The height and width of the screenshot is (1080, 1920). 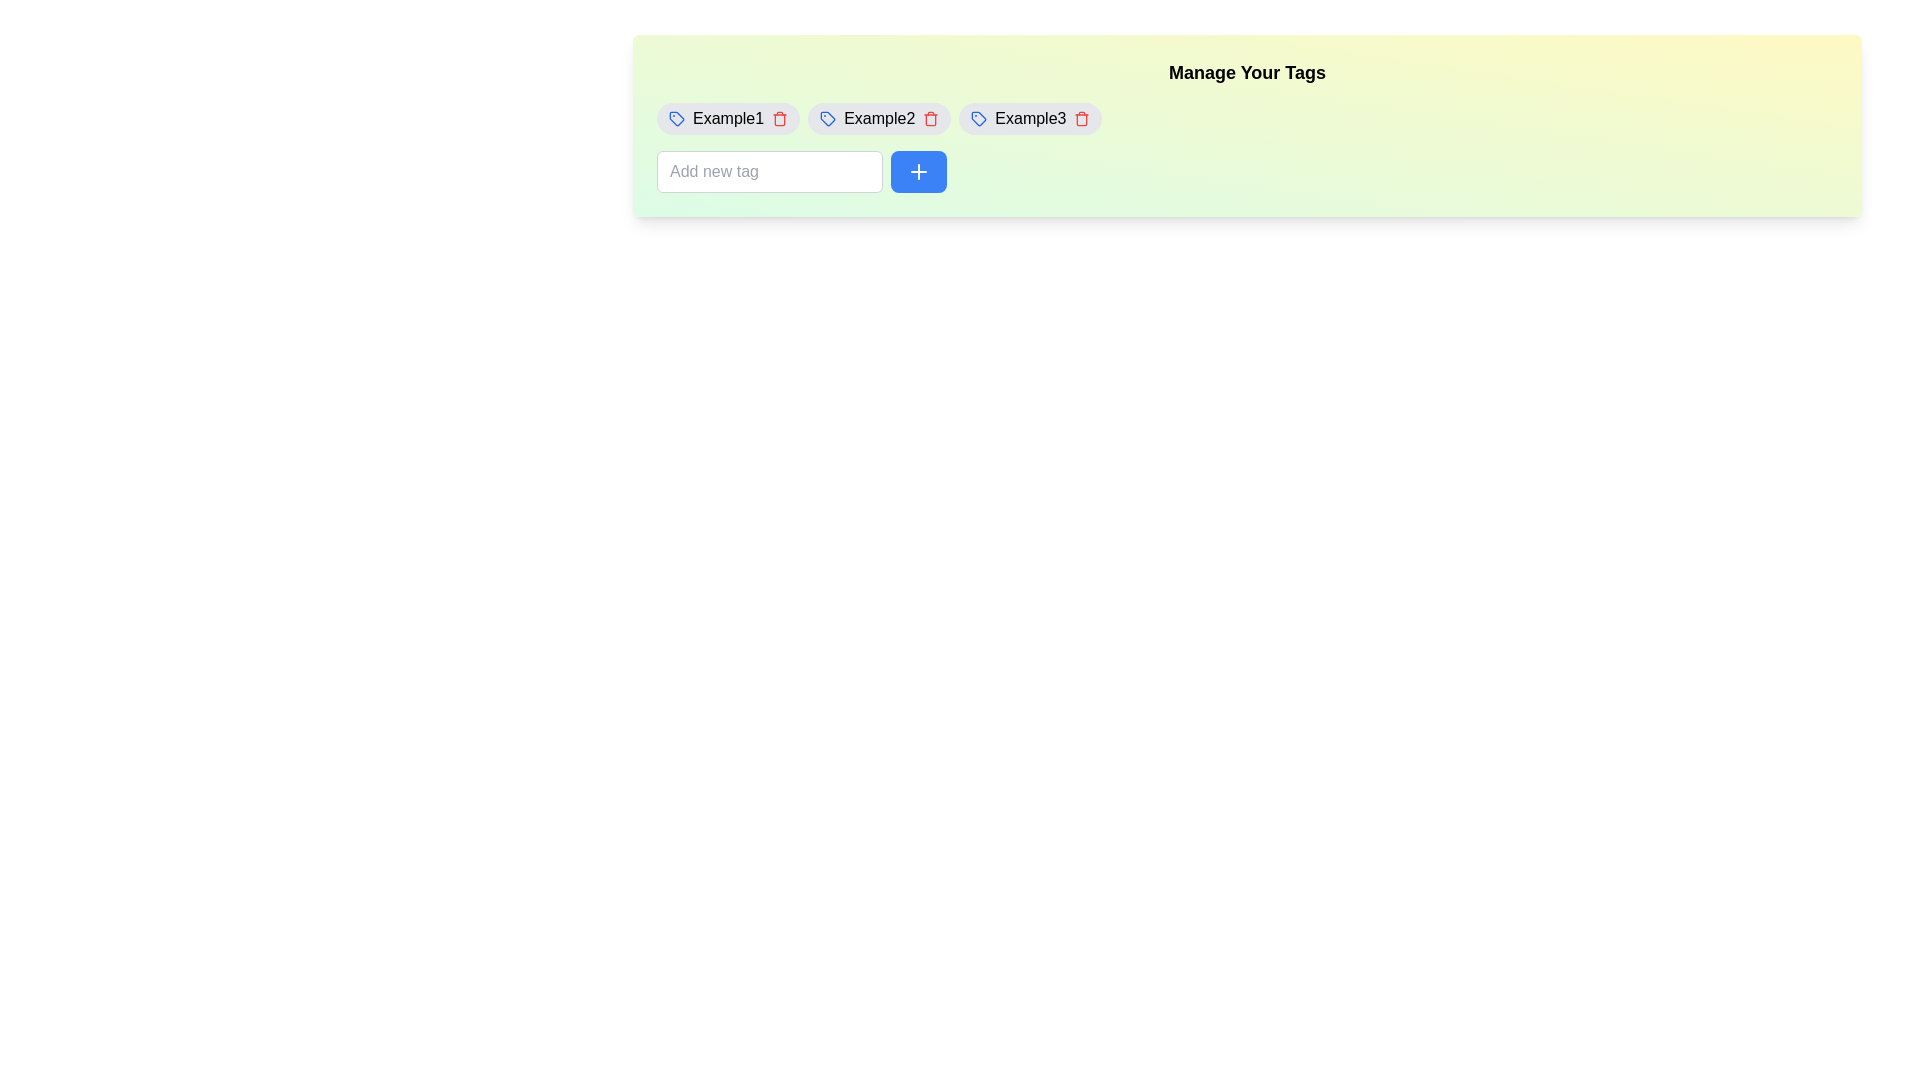 What do you see at coordinates (727, 119) in the screenshot?
I see `the text 'Example1' within the first chip of a horizontal sequence` at bounding box center [727, 119].